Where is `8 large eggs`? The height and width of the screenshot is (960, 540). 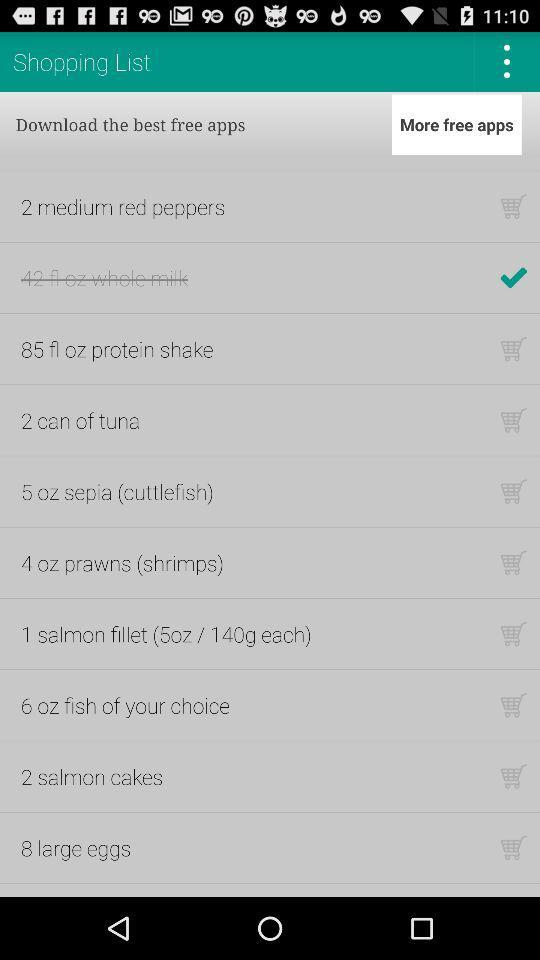 8 large eggs is located at coordinates (75, 846).